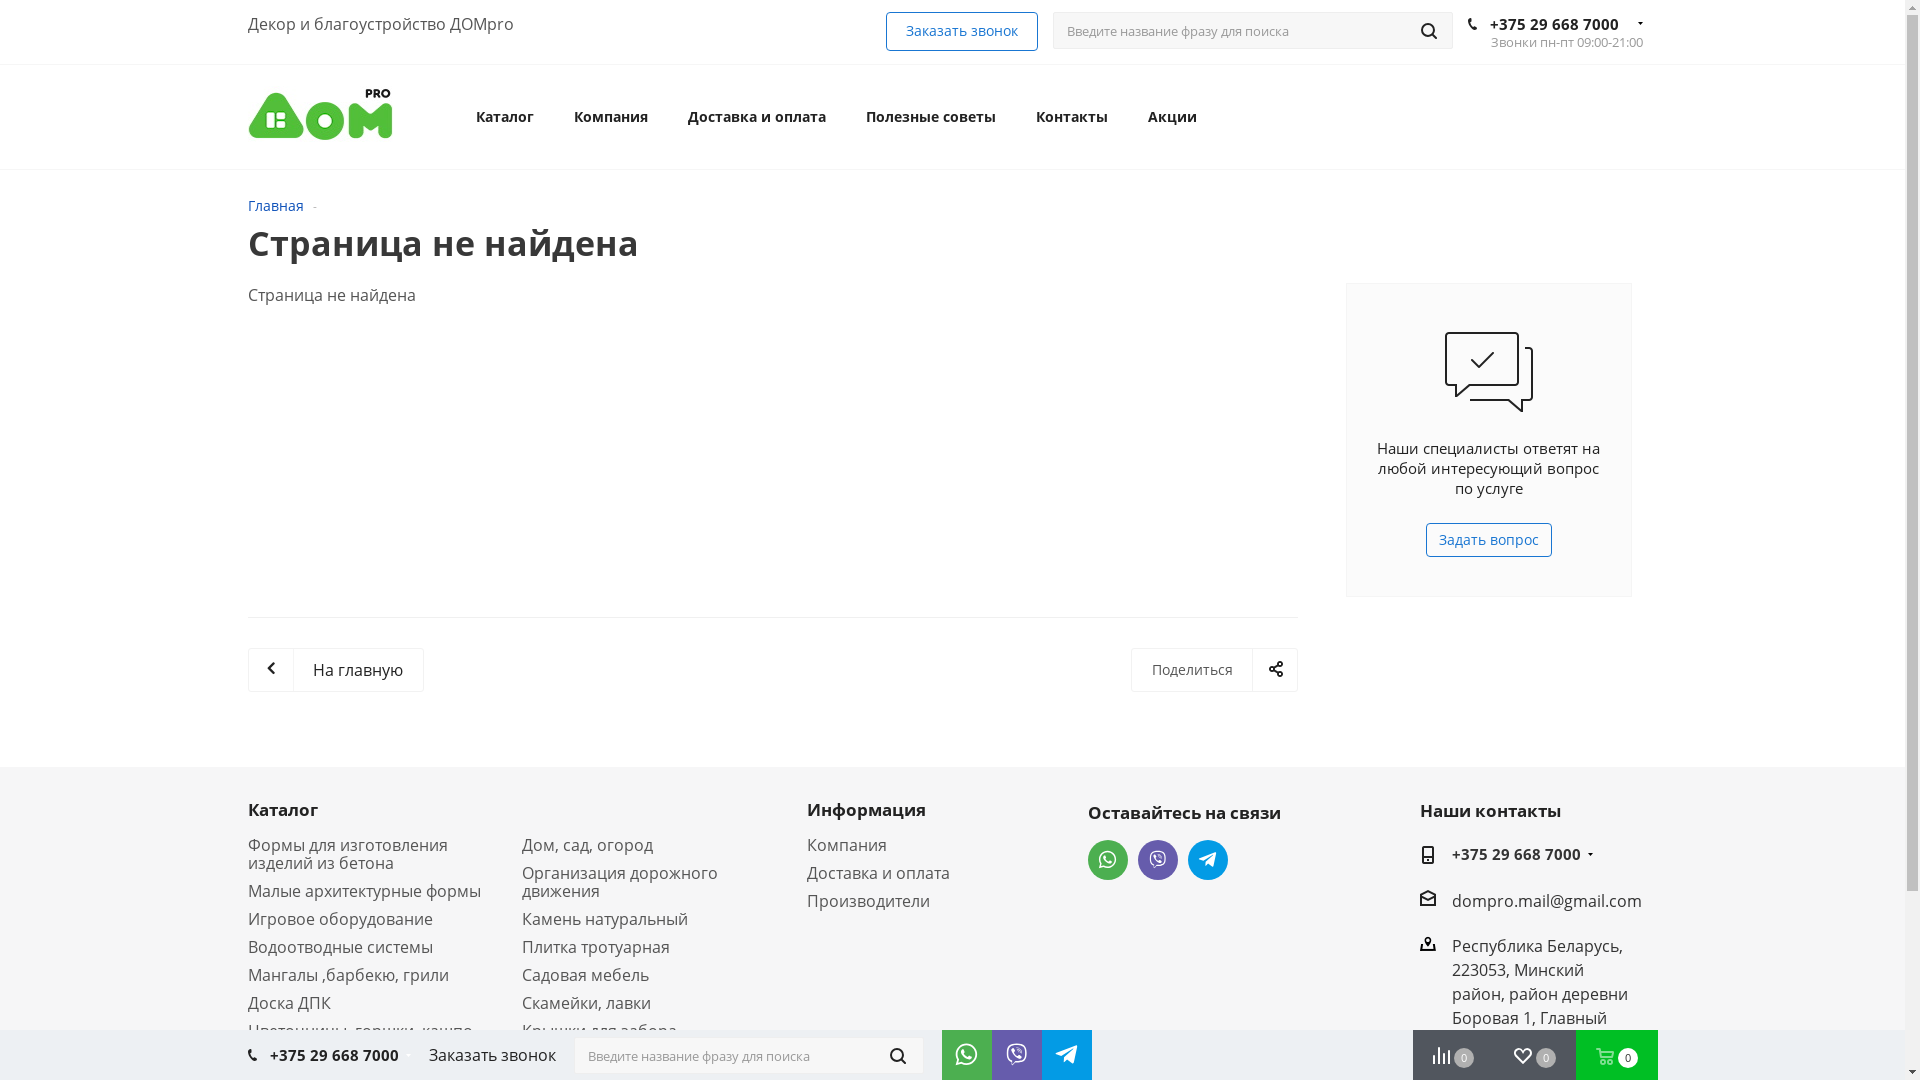 Image resolution: width=1920 pixels, height=1080 pixels. Describe the element at coordinates (334, 1054) in the screenshot. I see `'+375 29 668 7000'` at that location.